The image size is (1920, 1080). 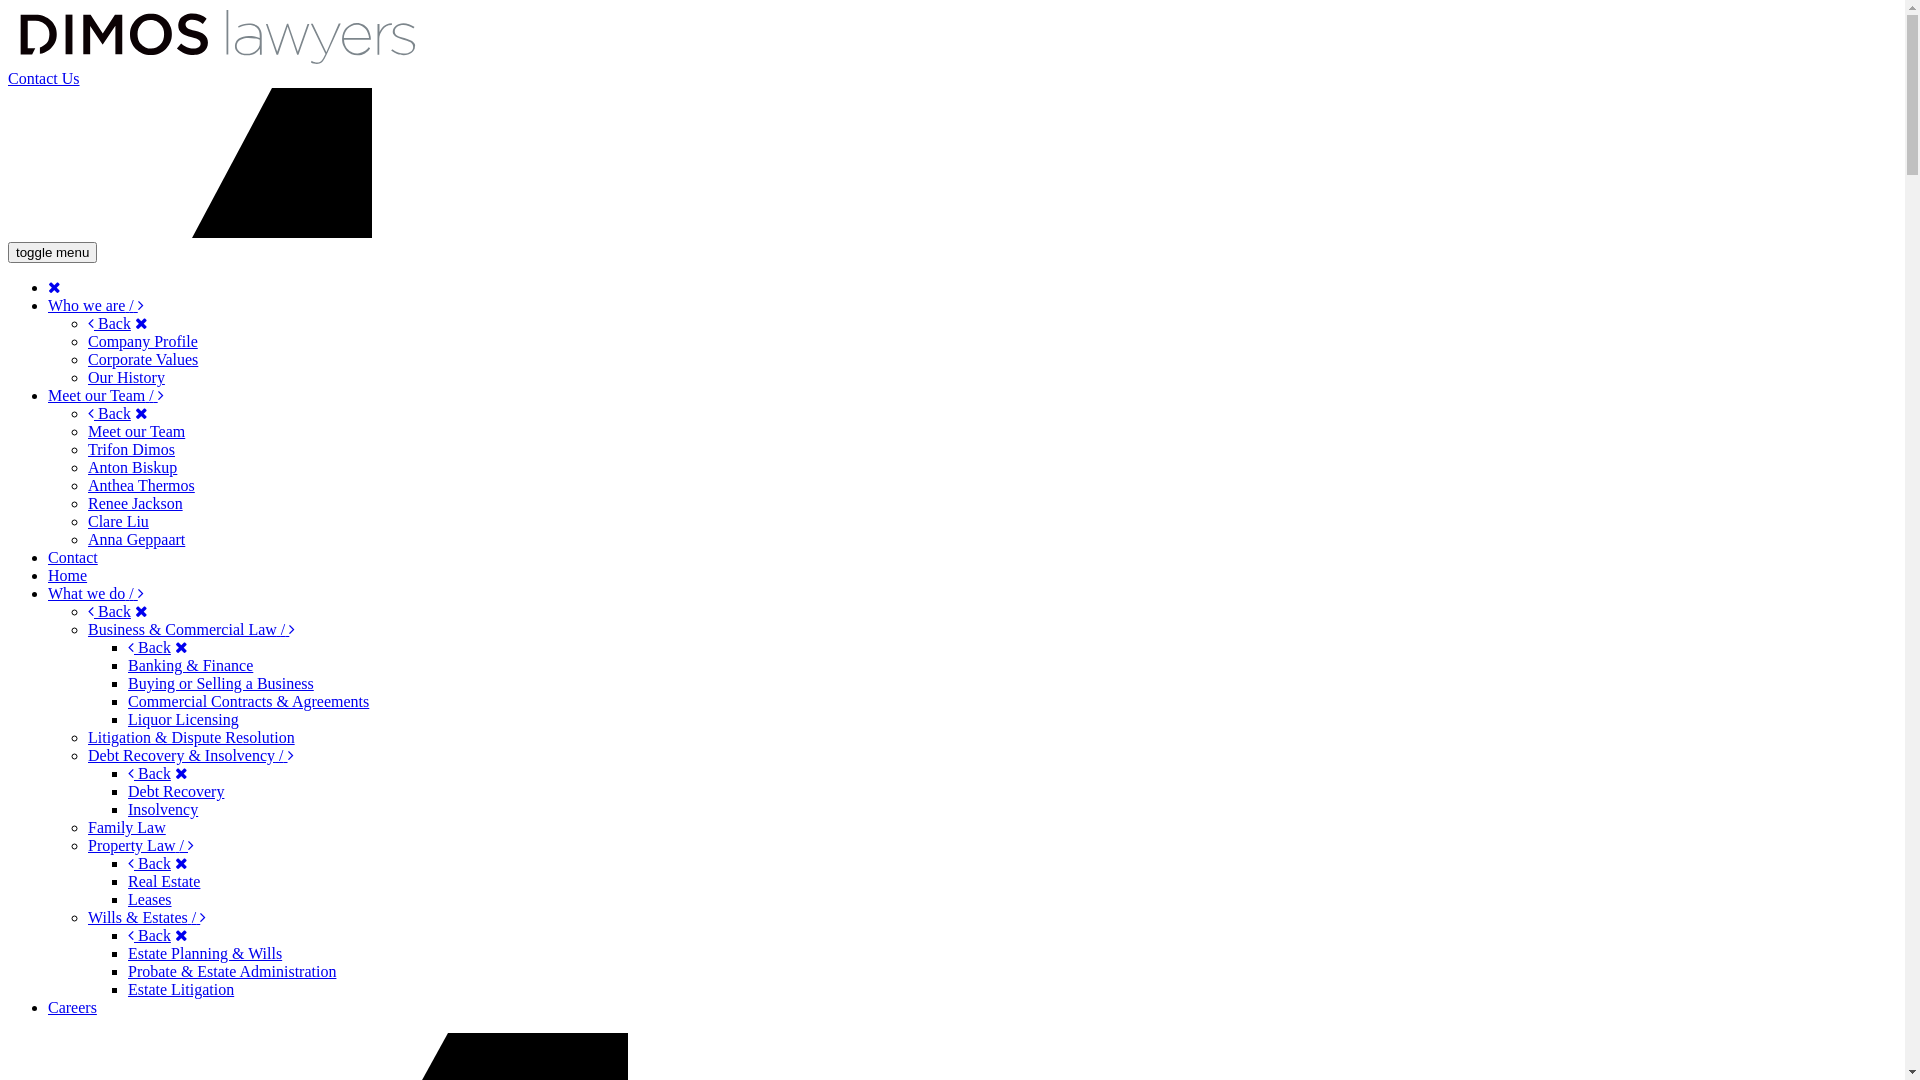 What do you see at coordinates (48, 592) in the screenshot?
I see `'What we do /'` at bounding box center [48, 592].